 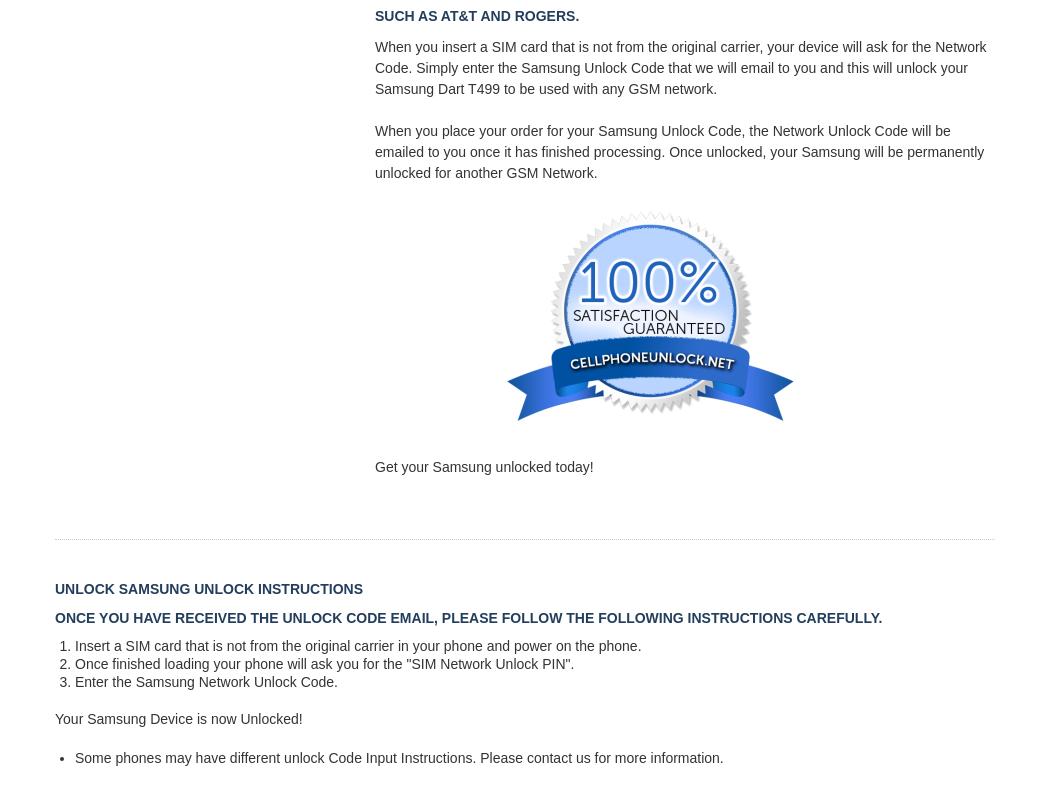 I want to click on 'Get your Samsung unlocked today!', so click(x=373, y=467).